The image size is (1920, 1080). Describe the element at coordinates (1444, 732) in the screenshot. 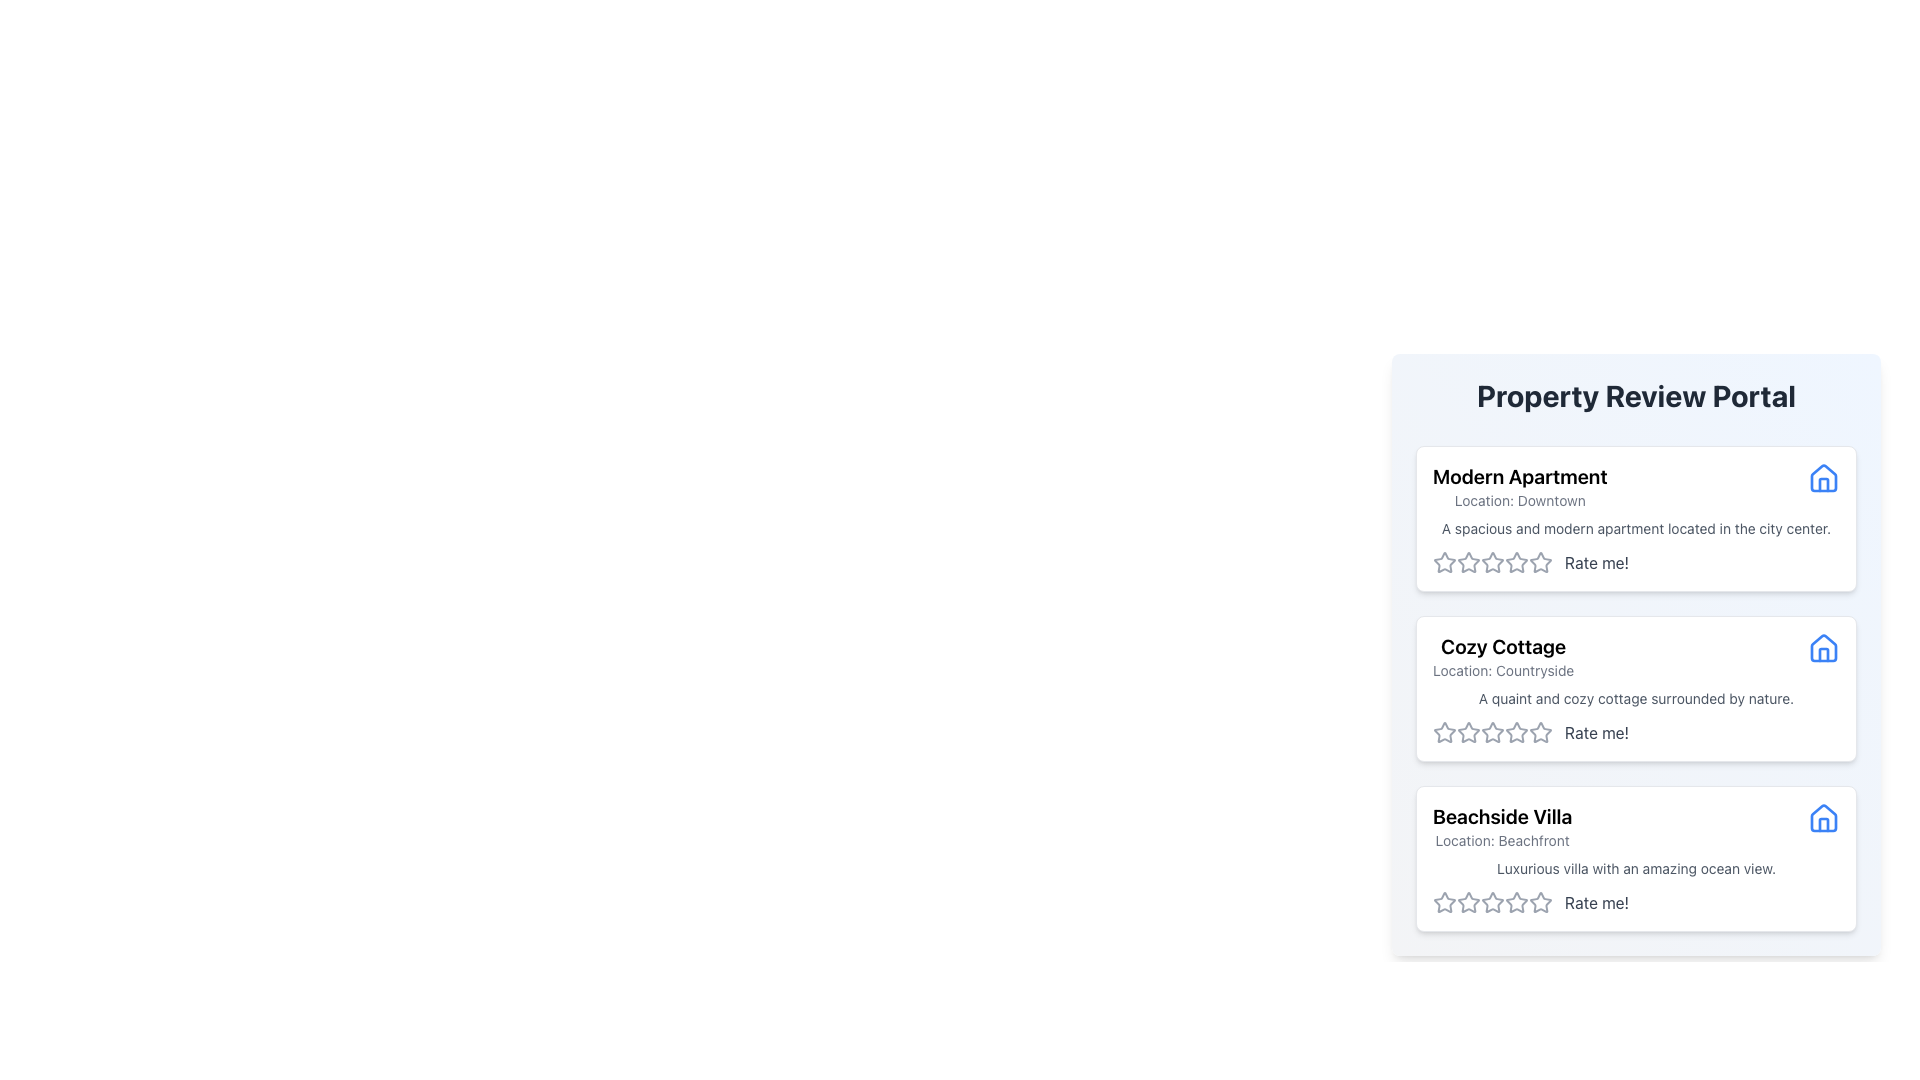

I see `the first star-shaped icon in the rating system for the 'Cozy Cottage' property card` at that location.